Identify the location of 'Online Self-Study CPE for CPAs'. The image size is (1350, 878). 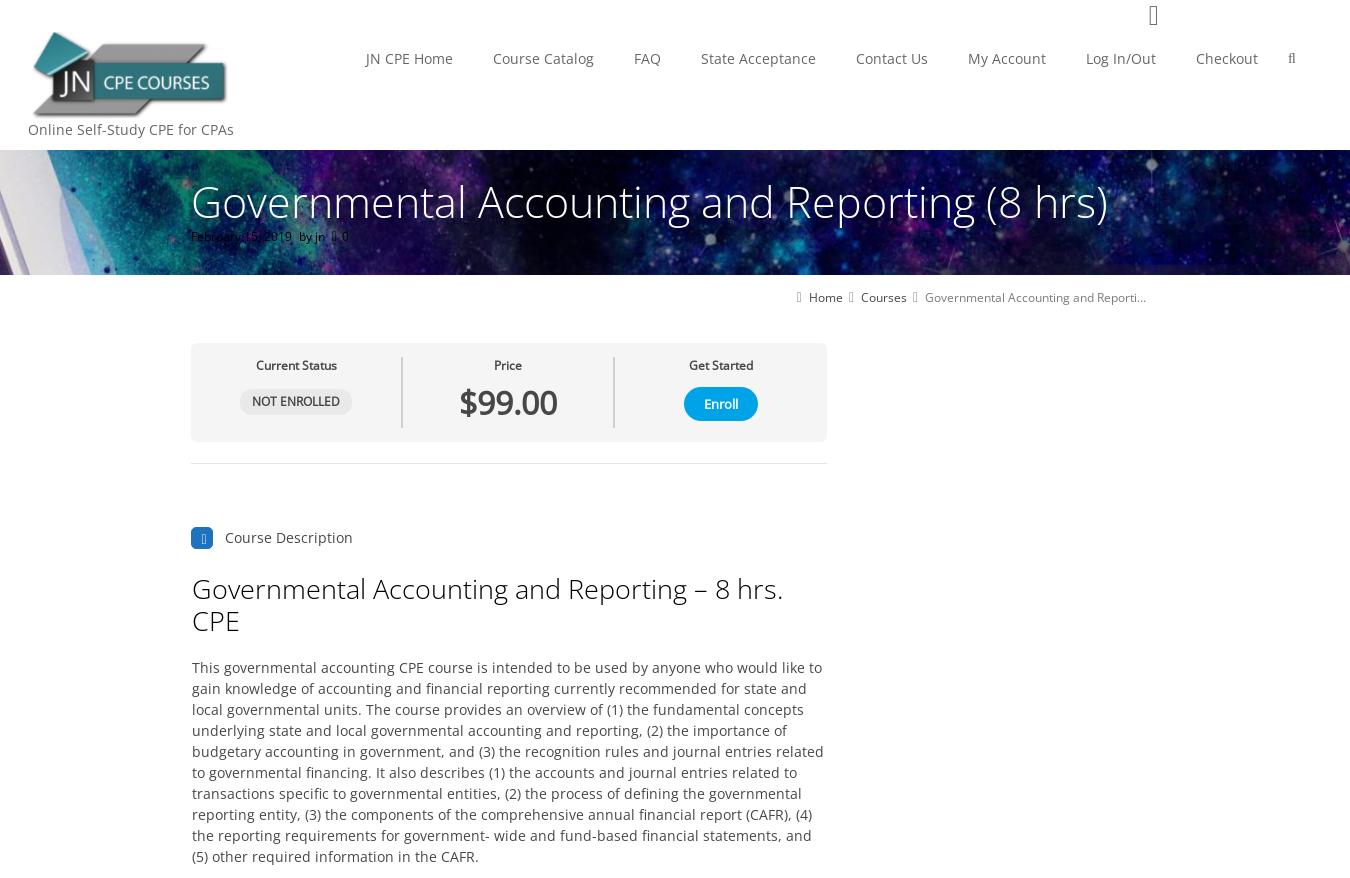
(130, 128).